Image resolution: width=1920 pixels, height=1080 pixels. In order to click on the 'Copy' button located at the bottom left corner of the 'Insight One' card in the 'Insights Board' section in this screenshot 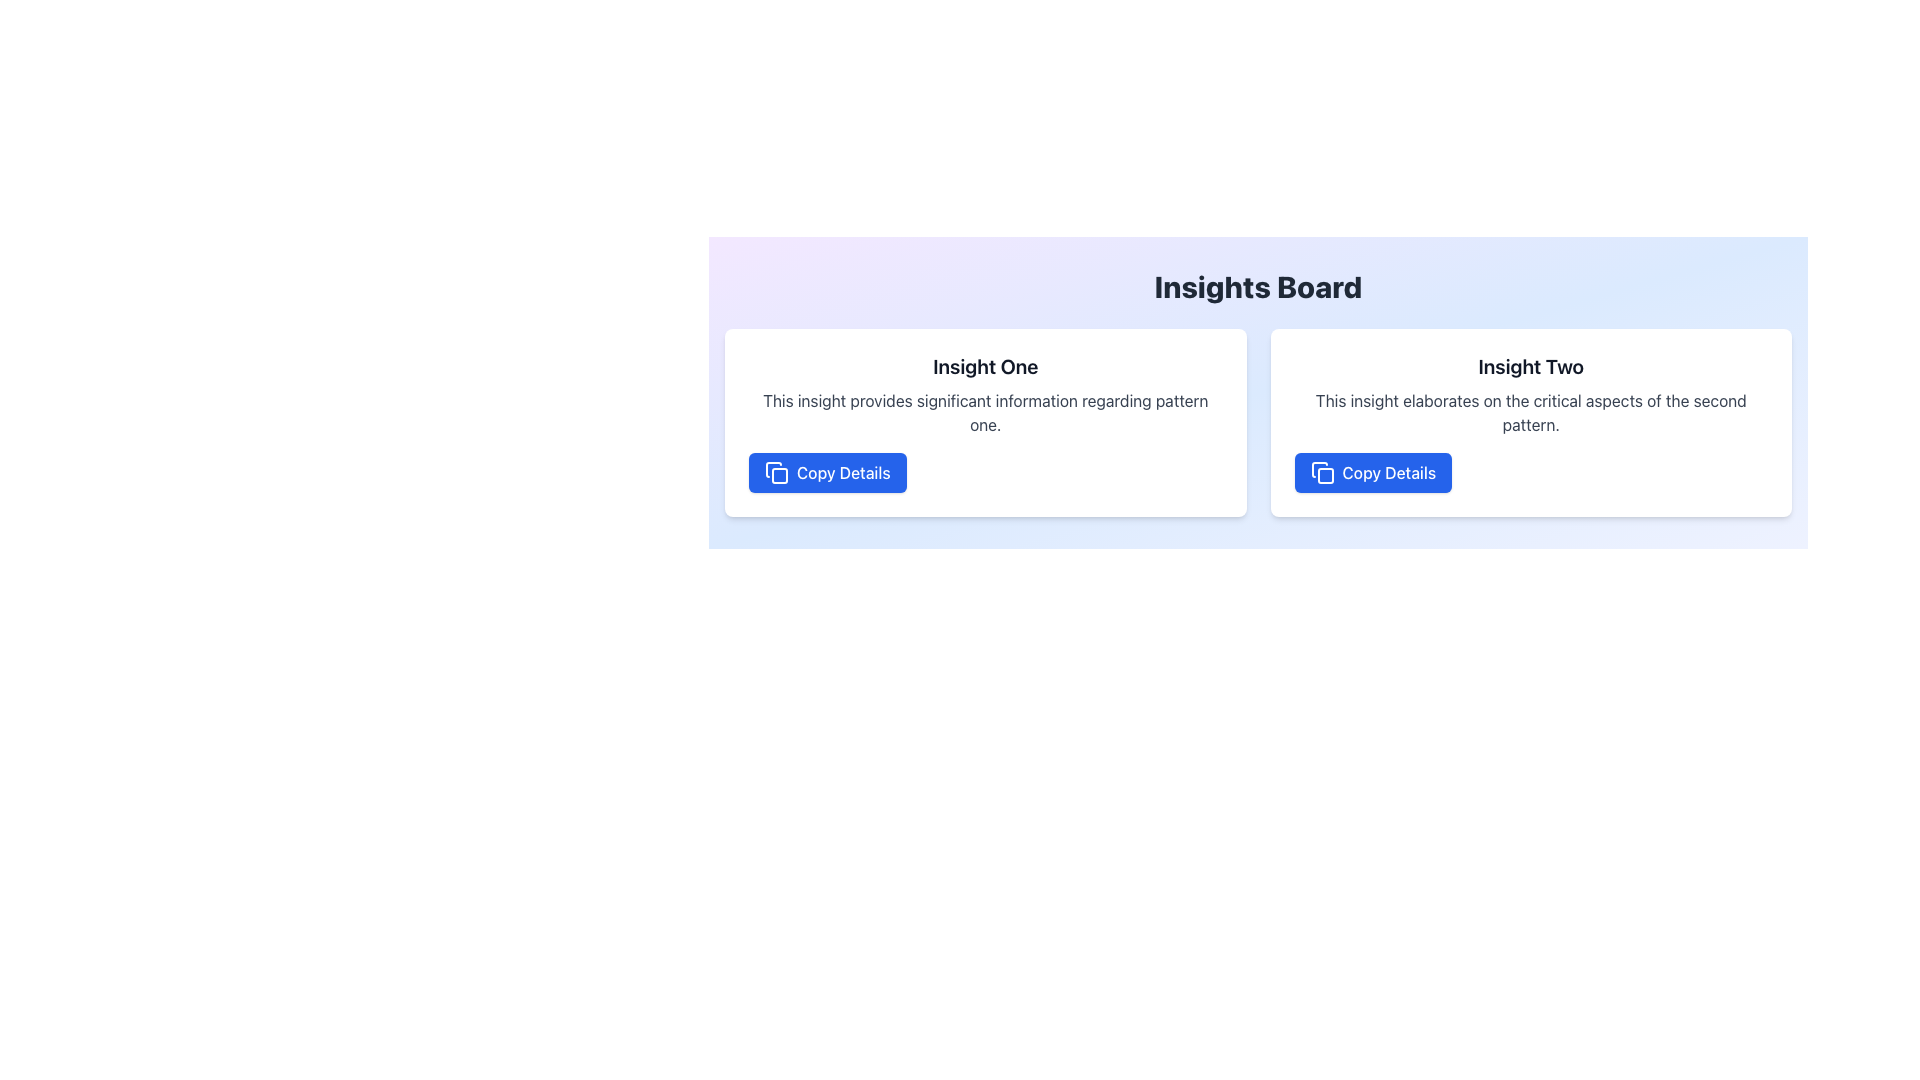, I will do `click(827, 473)`.